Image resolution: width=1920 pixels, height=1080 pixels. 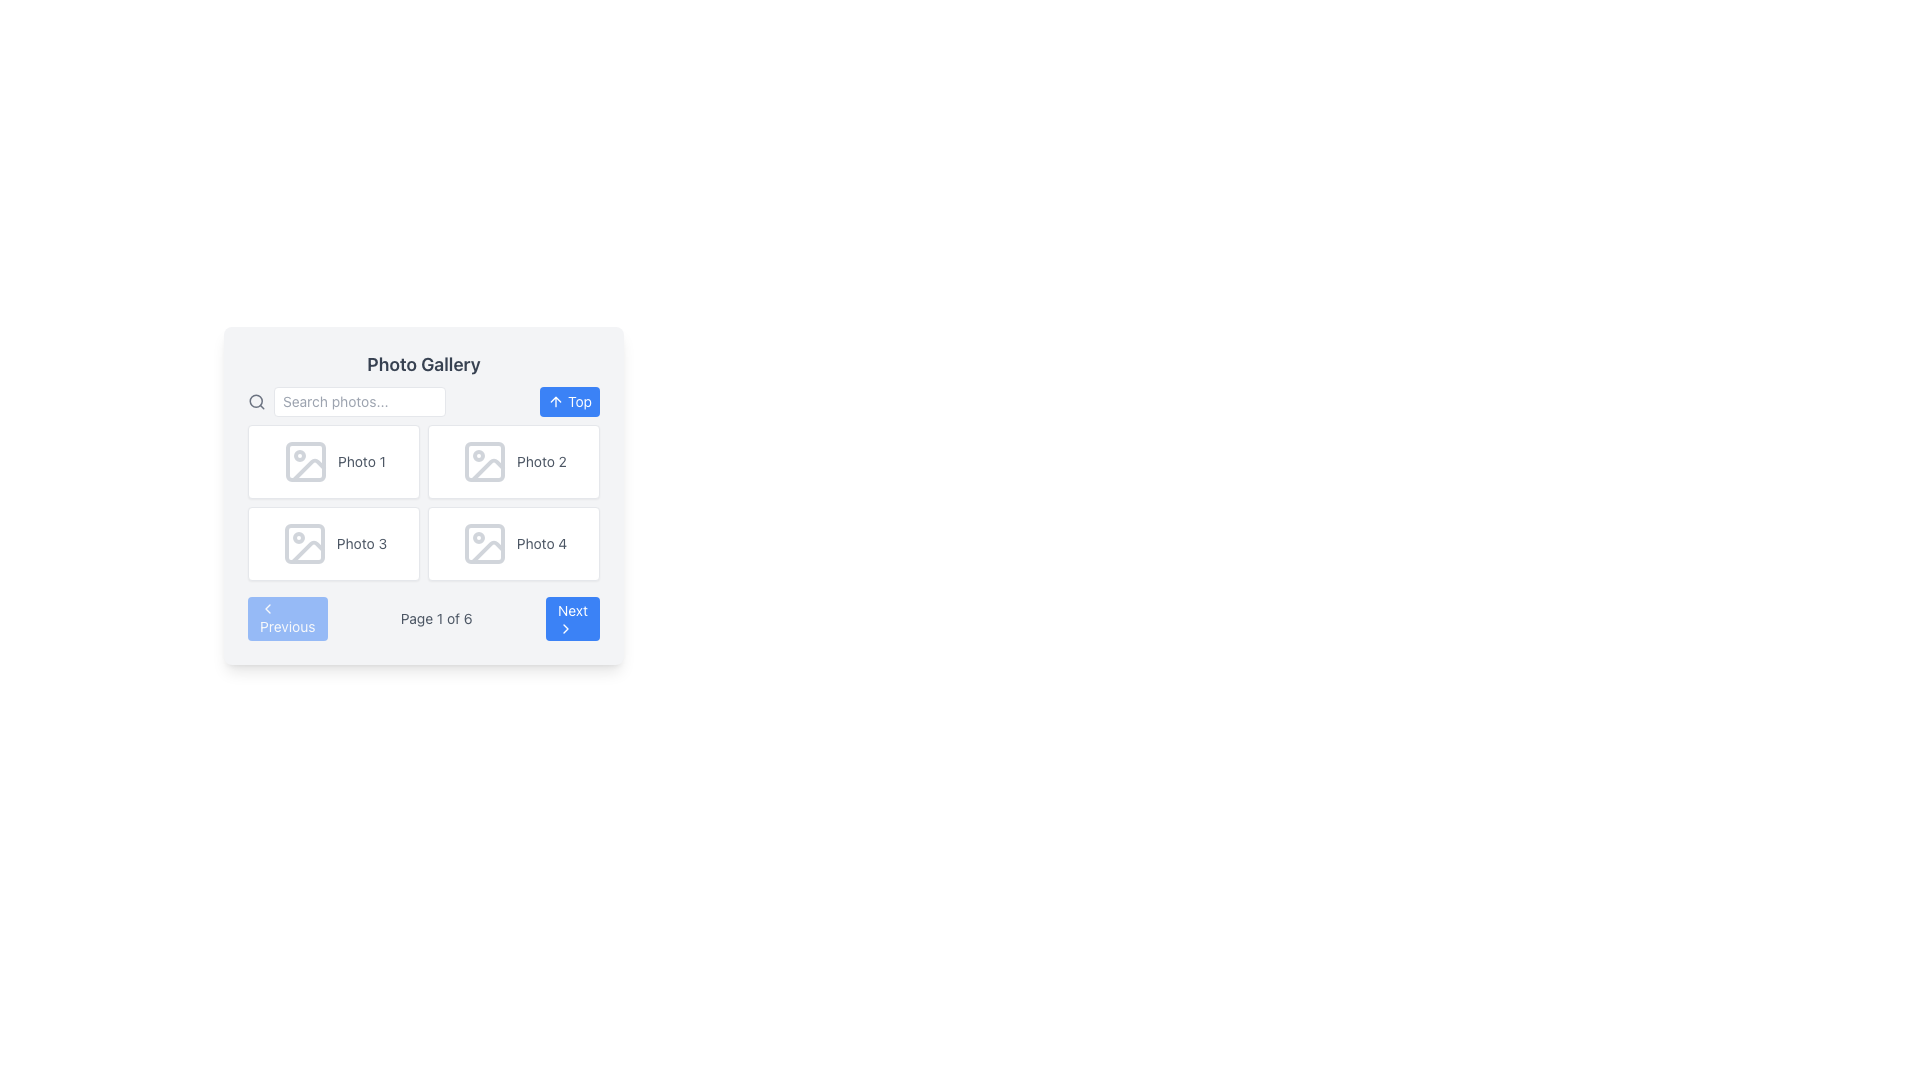 I want to click on the text label displaying 'Photo 4' located at the bottom-right of the photo entry grid, so click(x=542, y=543).